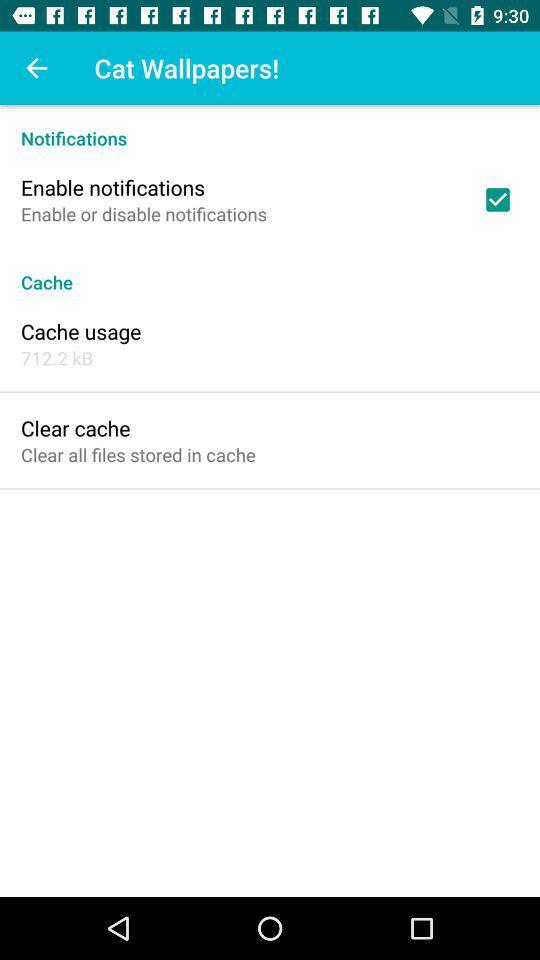  Describe the element at coordinates (57, 358) in the screenshot. I see `712.2 kb` at that location.